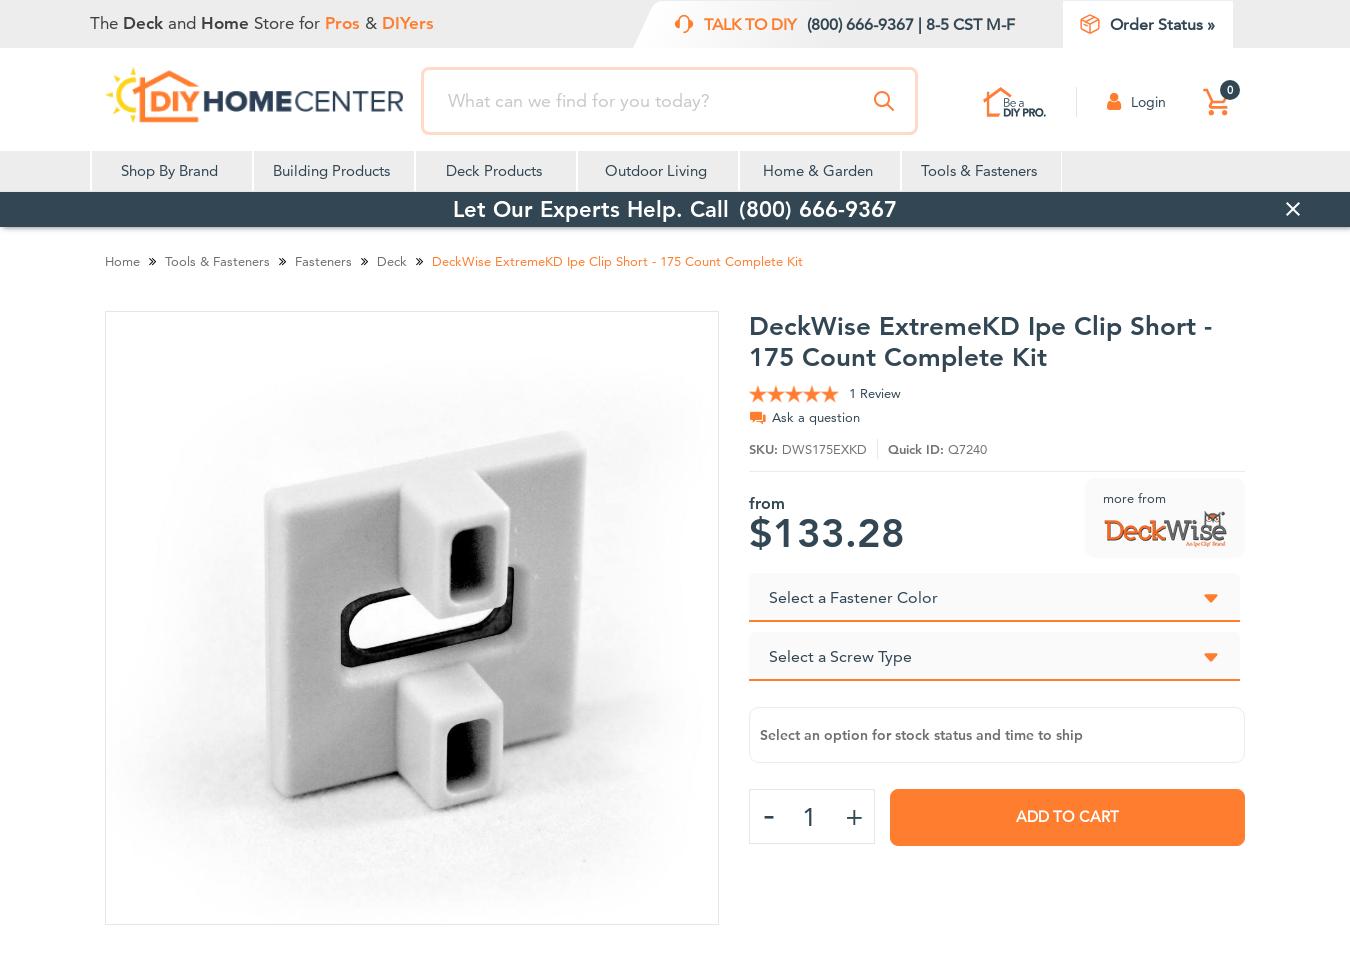 The height and width of the screenshot is (969, 1350). What do you see at coordinates (1228, 87) in the screenshot?
I see `'0'` at bounding box center [1228, 87].